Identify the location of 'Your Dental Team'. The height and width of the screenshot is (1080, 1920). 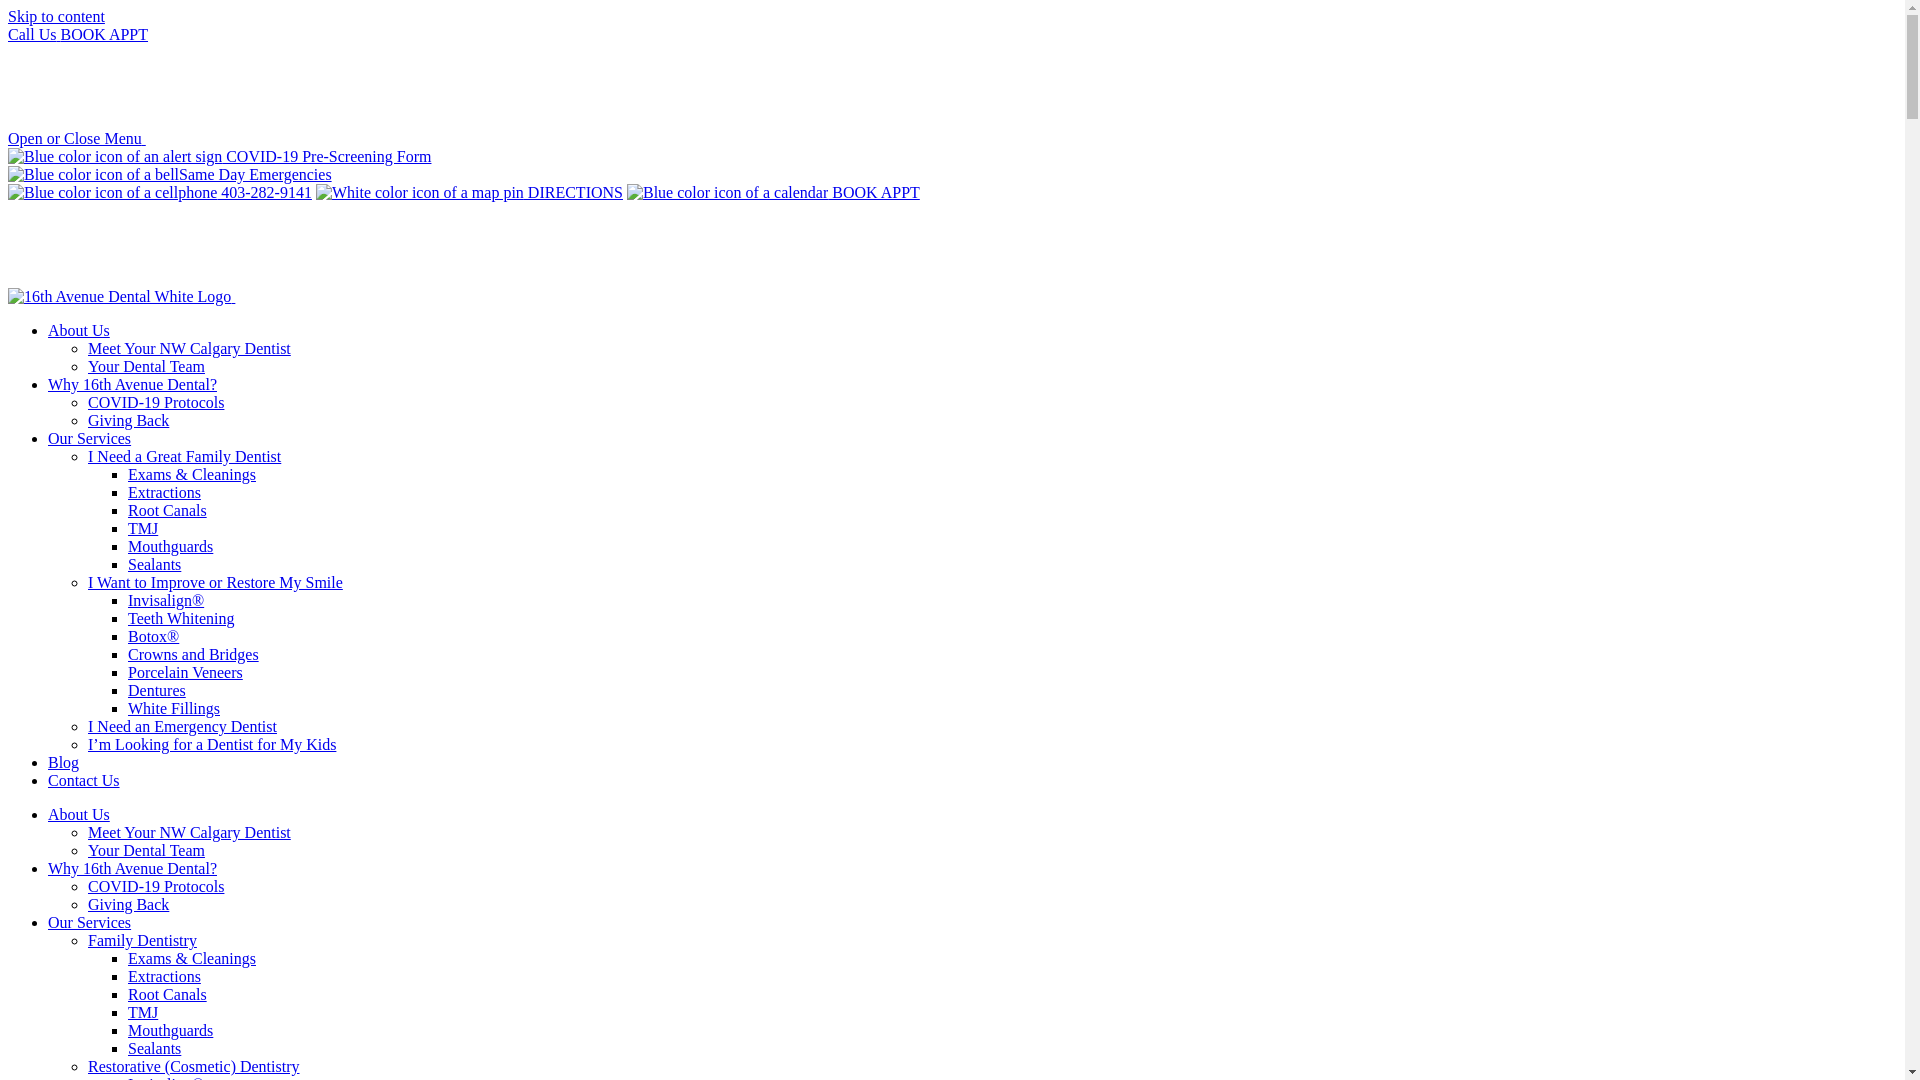
(145, 850).